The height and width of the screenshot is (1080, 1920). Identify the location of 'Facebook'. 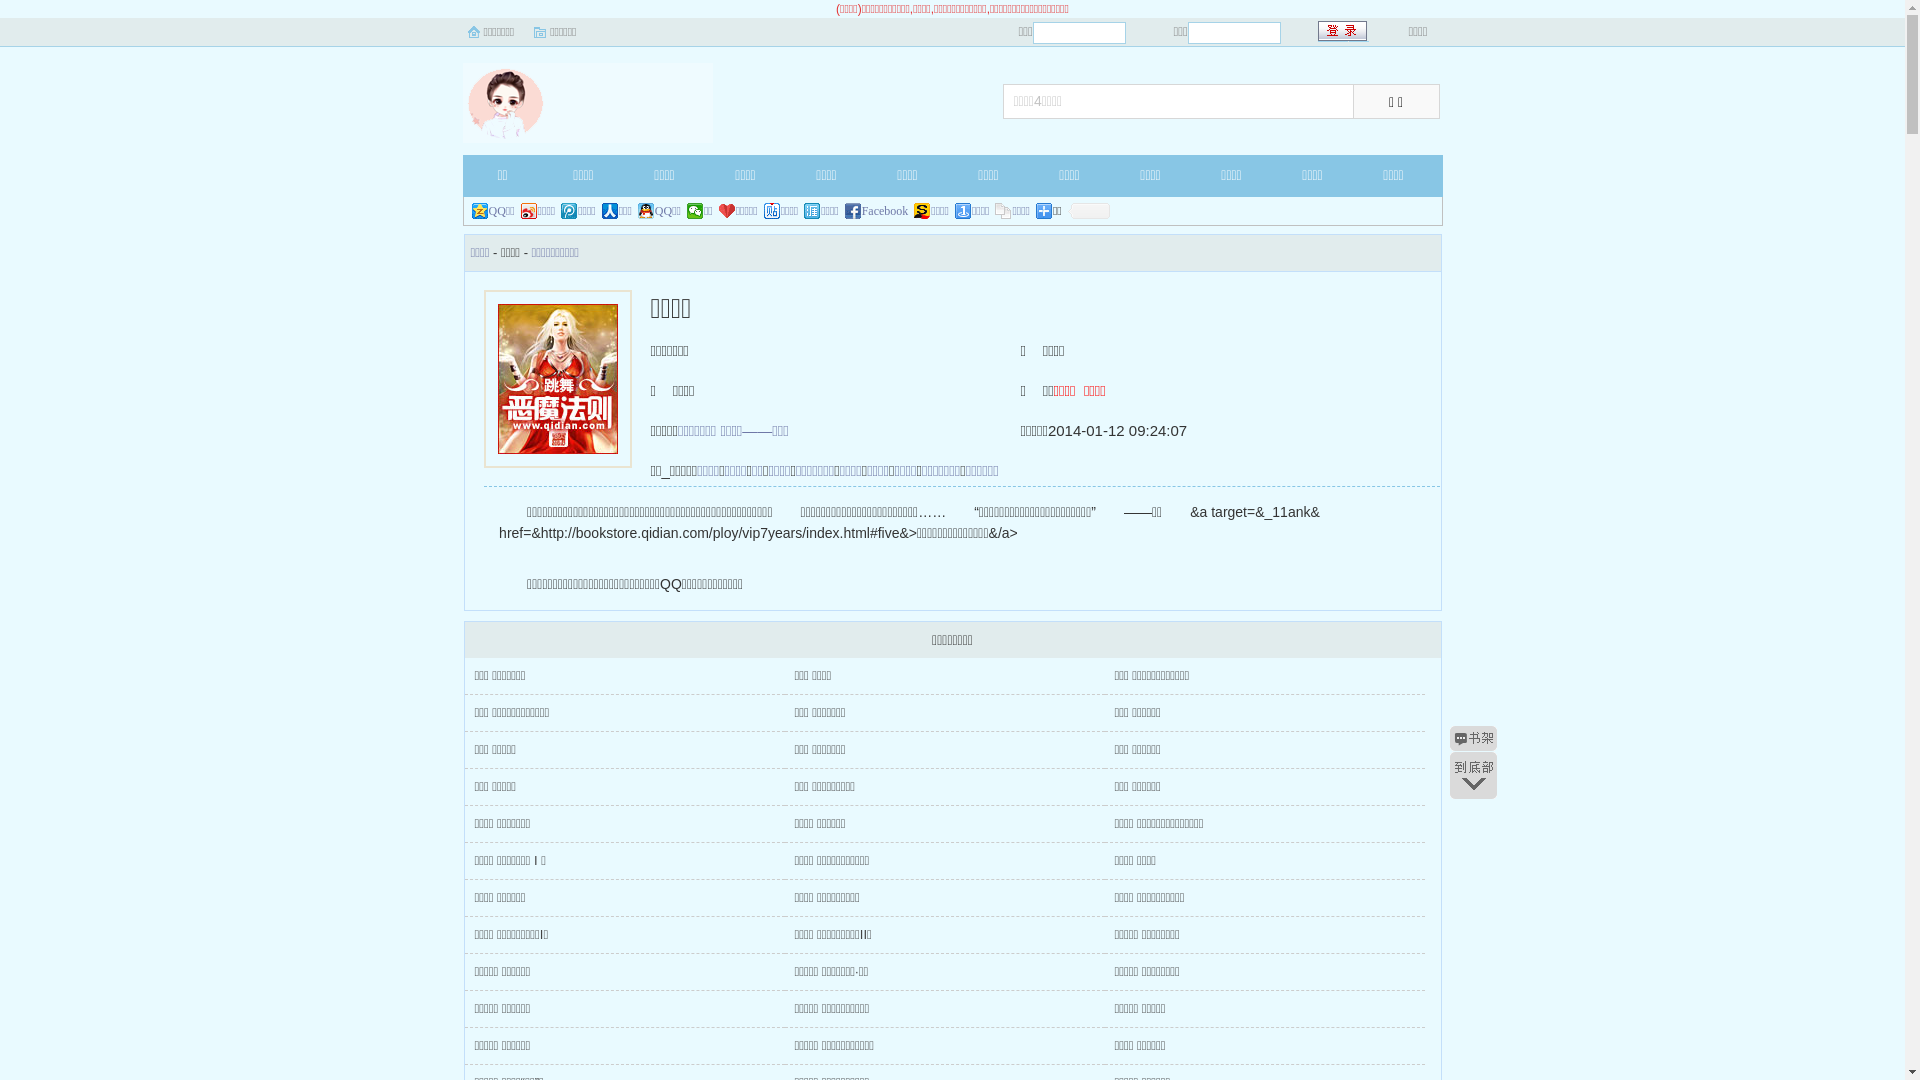
(877, 211).